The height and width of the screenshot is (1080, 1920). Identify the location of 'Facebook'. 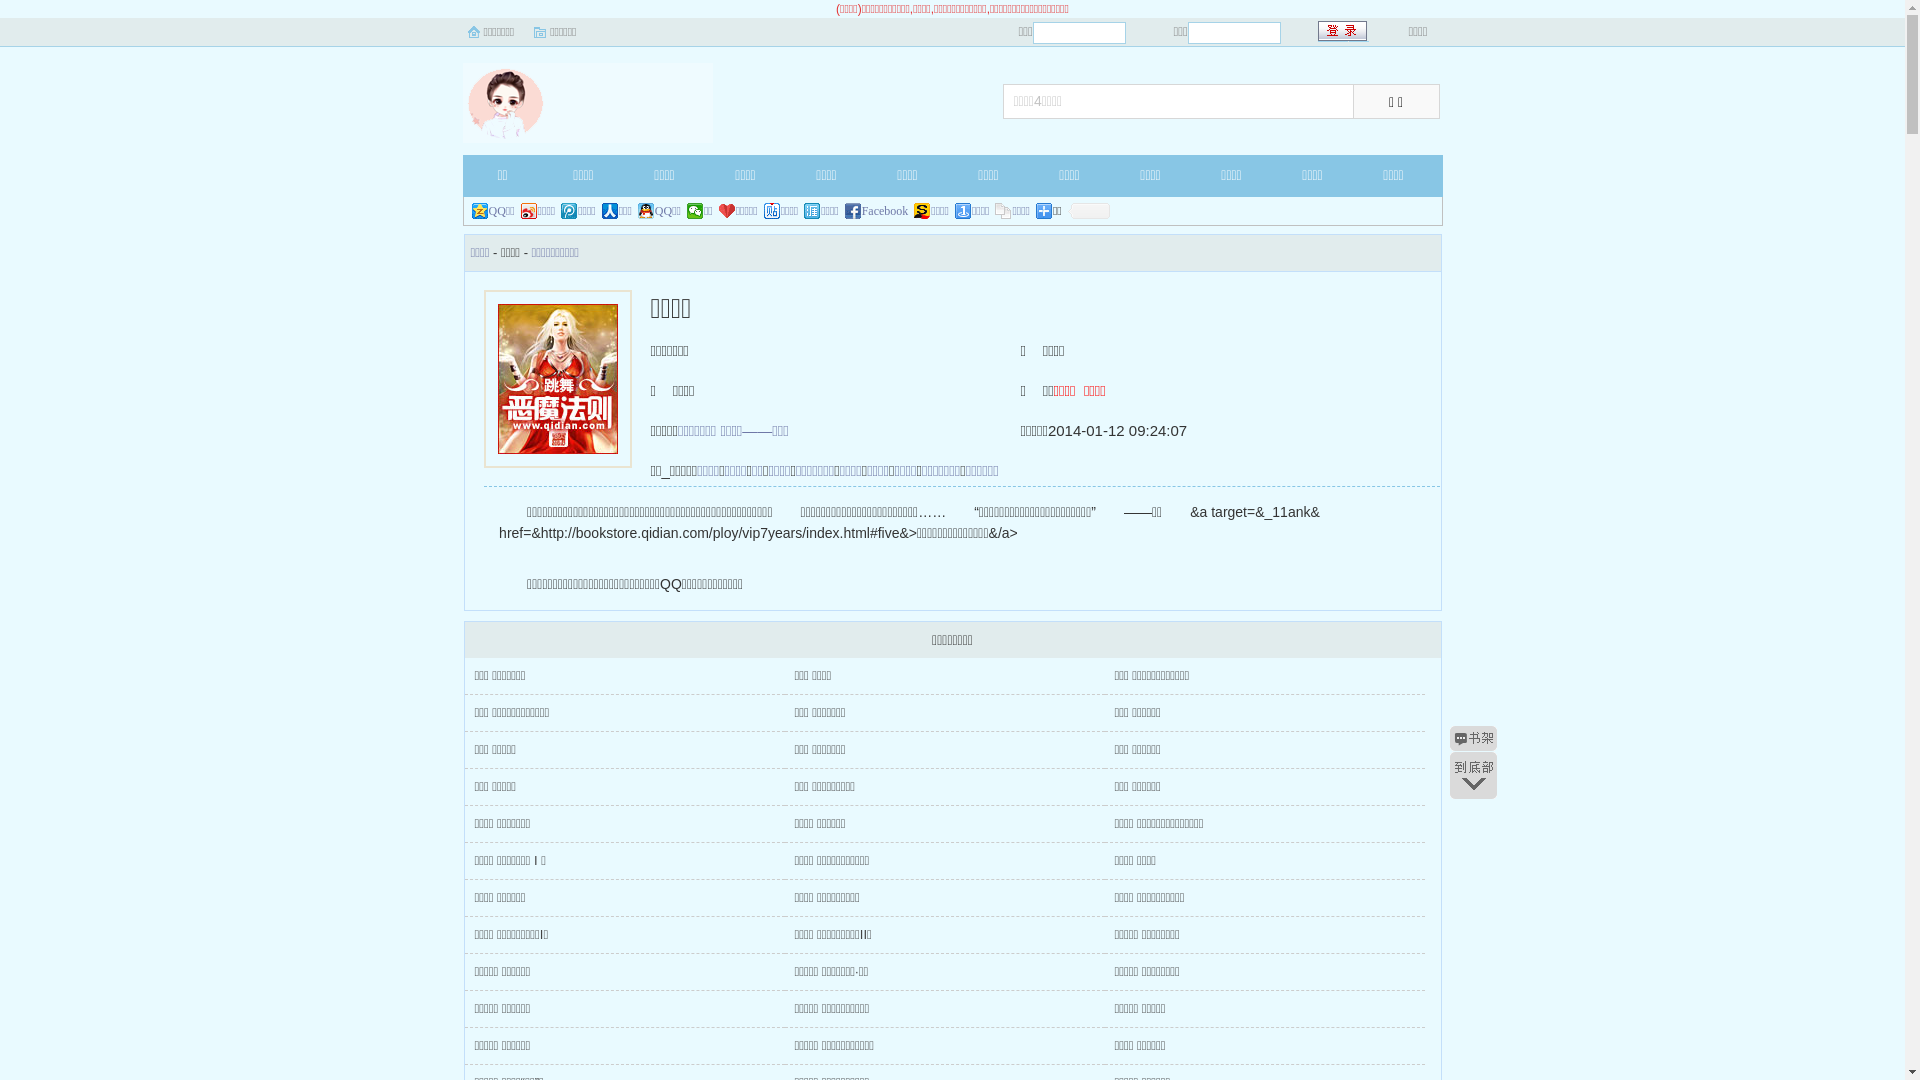
(877, 211).